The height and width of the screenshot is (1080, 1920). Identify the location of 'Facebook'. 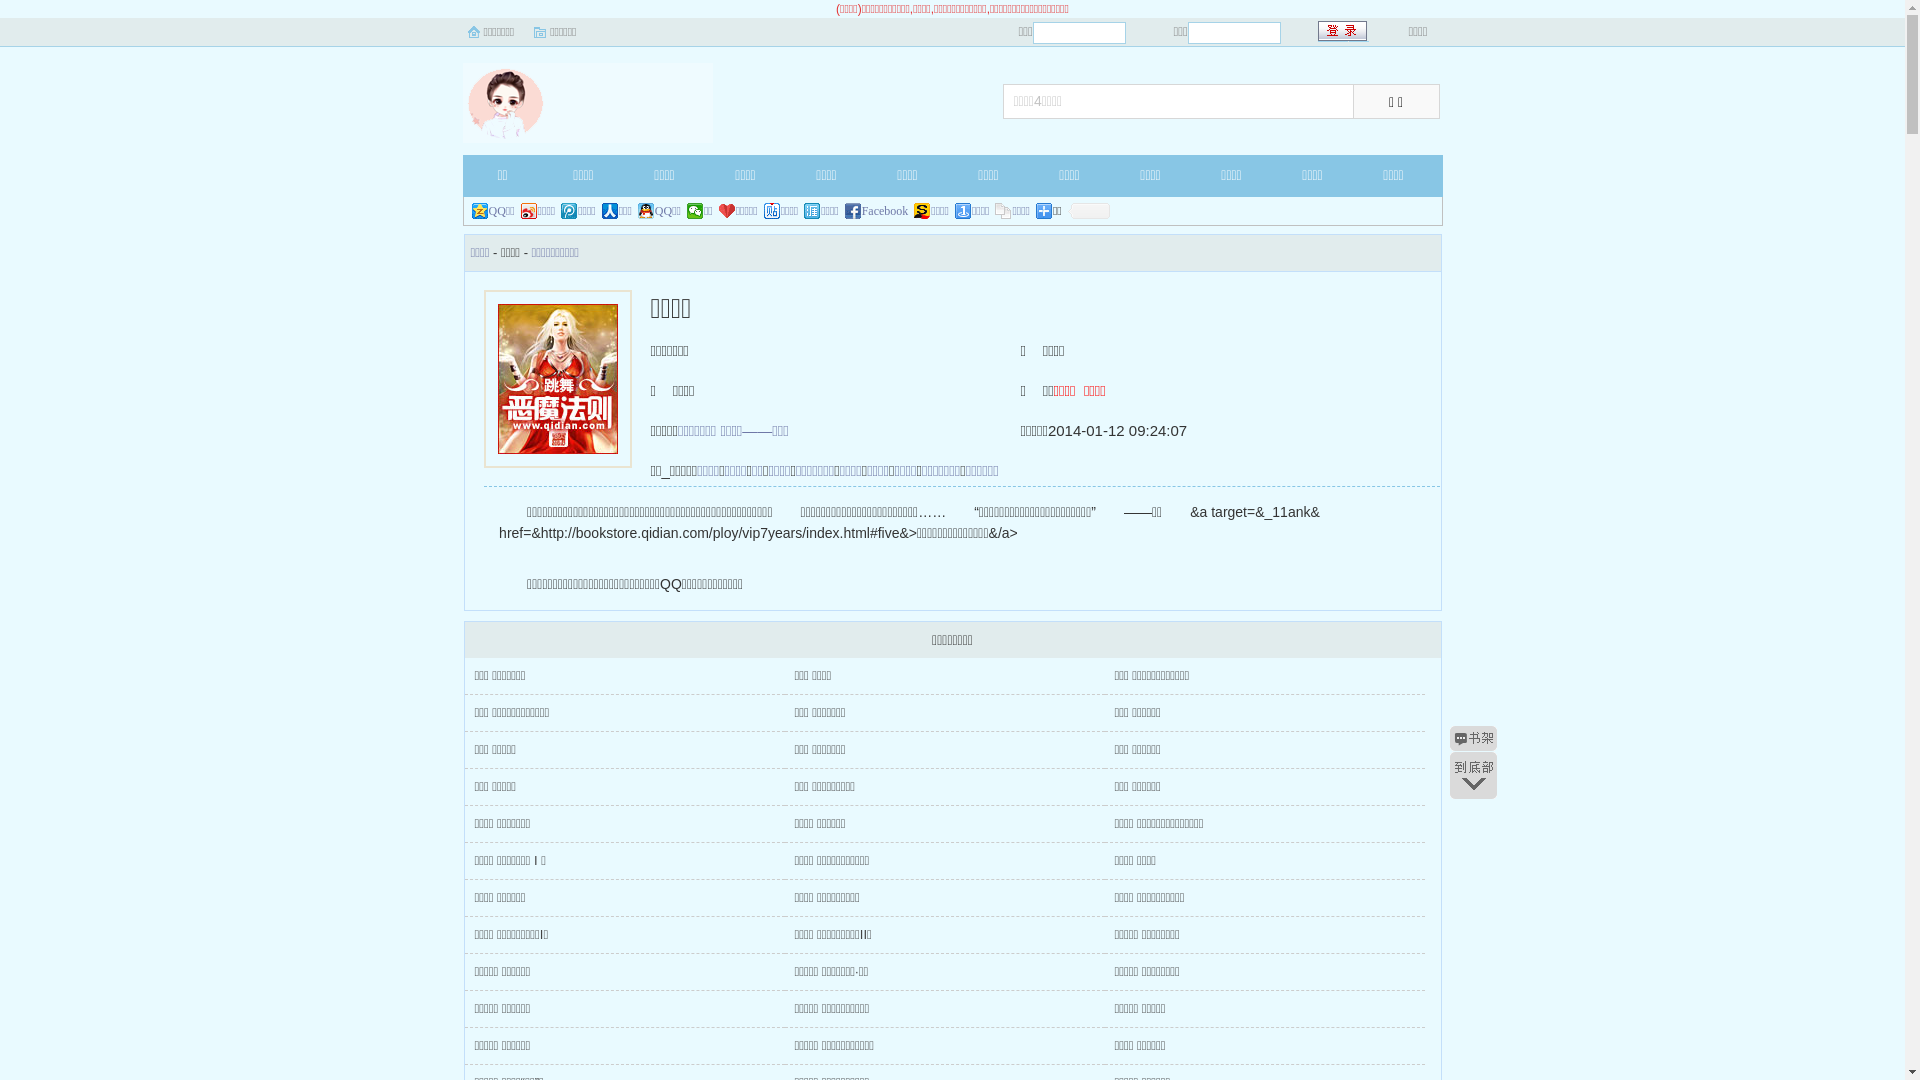
(877, 211).